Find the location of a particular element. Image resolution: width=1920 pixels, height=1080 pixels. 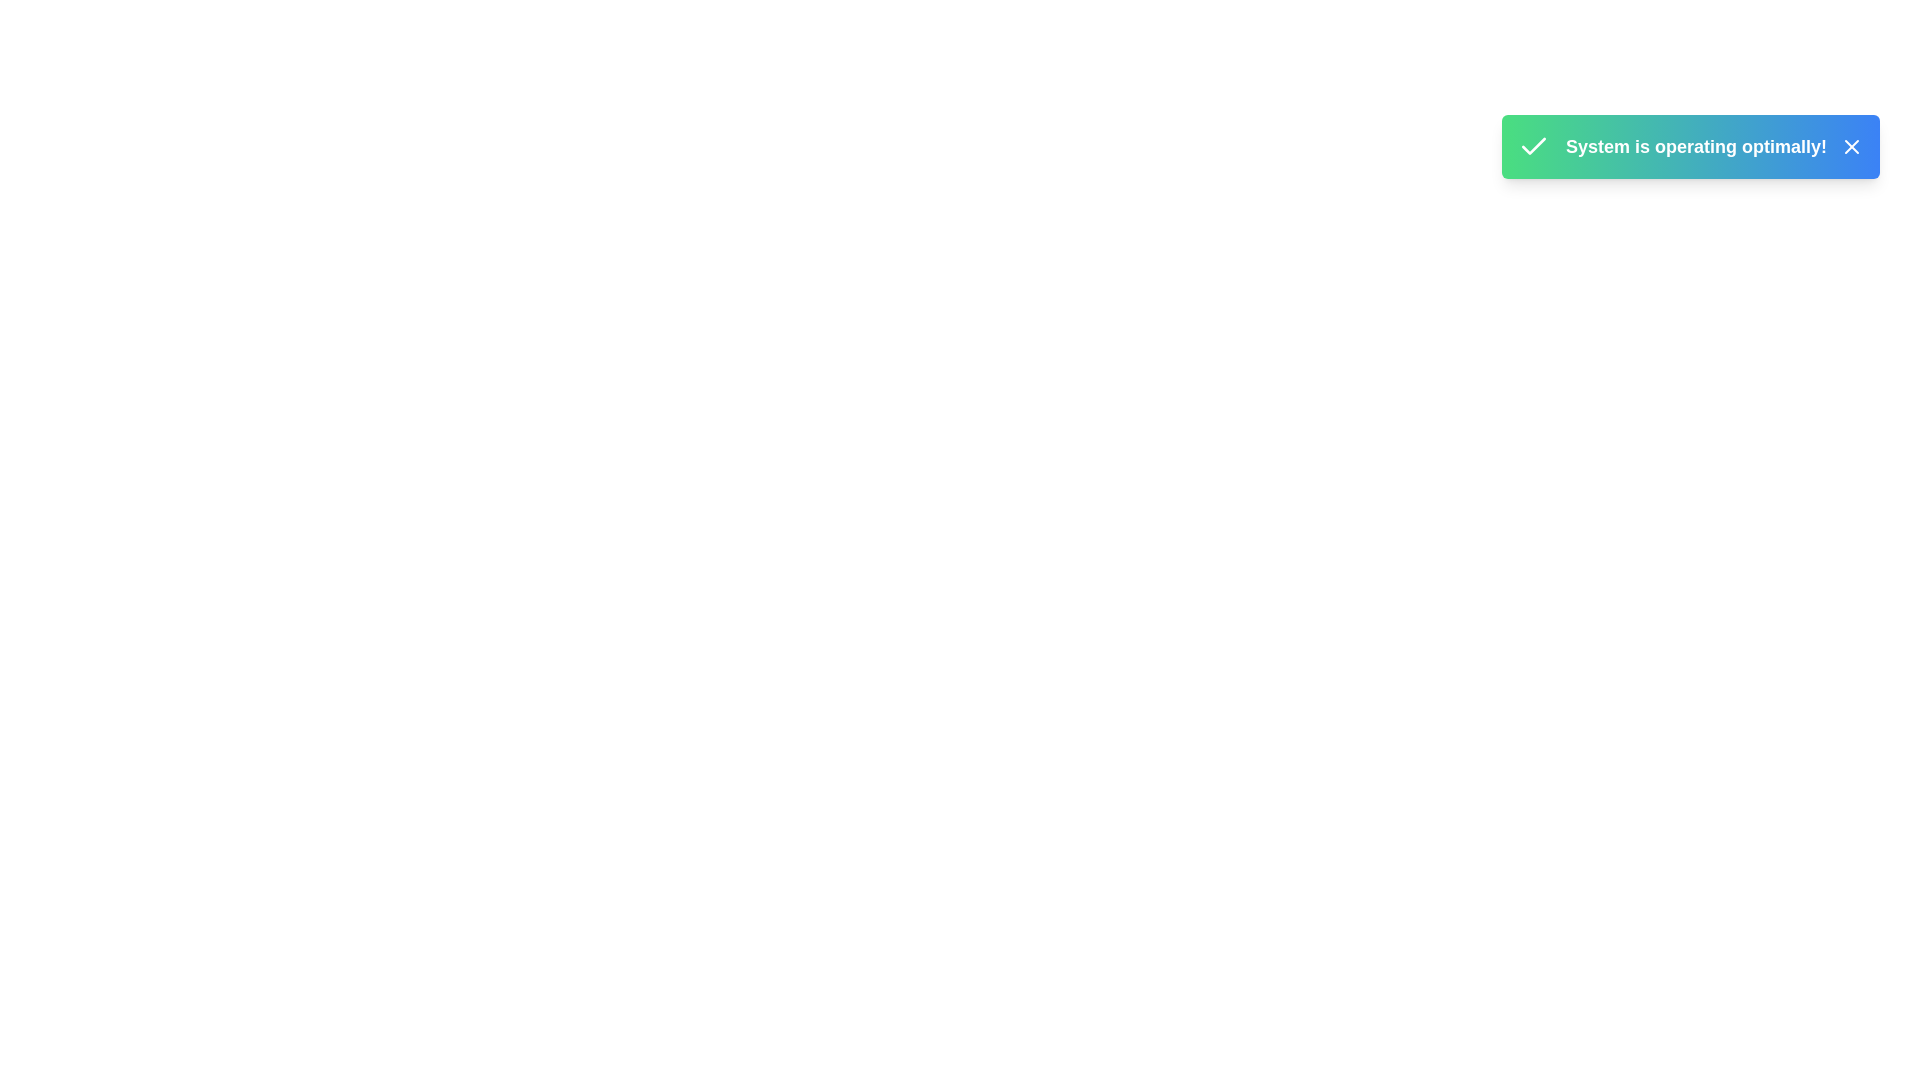

the close button of the notification panel is located at coordinates (1851, 145).